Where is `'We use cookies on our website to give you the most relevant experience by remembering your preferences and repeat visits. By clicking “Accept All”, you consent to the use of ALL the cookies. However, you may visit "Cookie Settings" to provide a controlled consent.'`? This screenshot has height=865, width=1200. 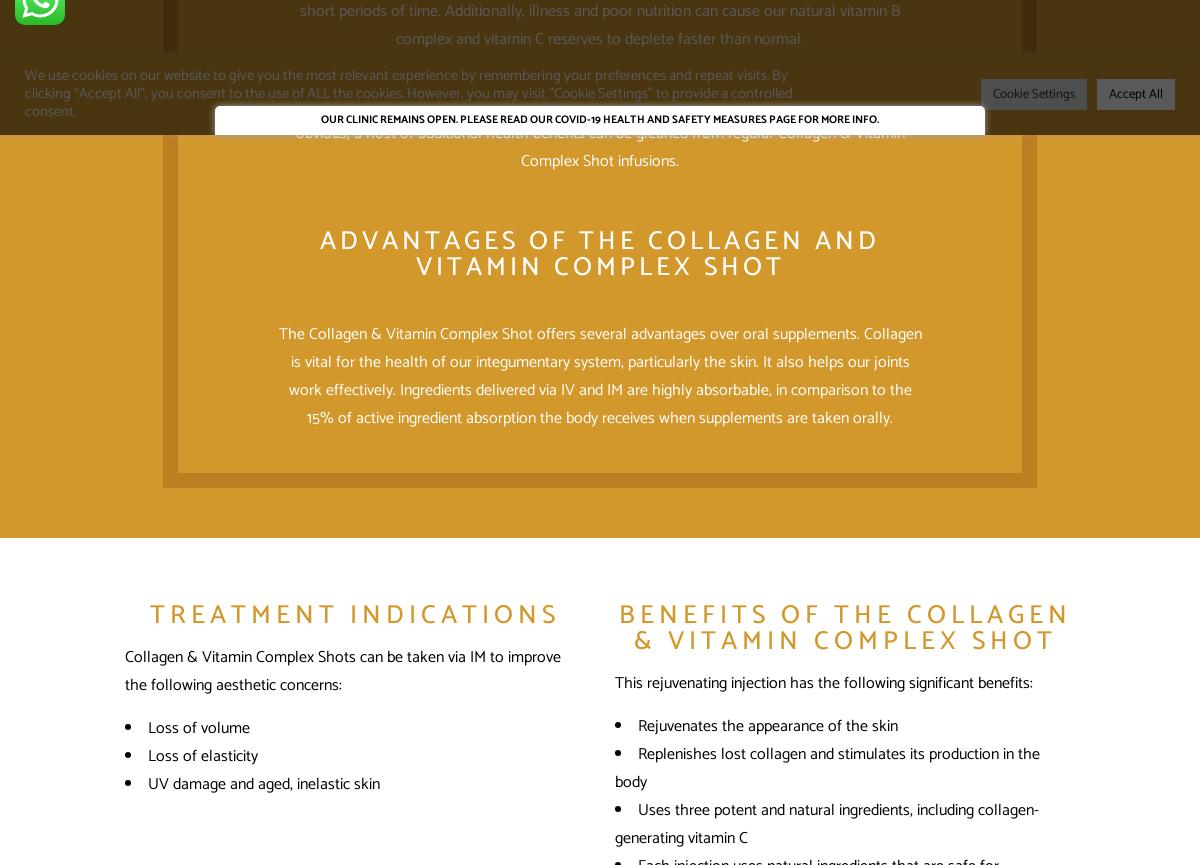 'We use cookies on our website to give you the most relevant experience by remembering your preferences and repeat visits. By clicking “Accept All”, you consent to the use of ALL the cookies. However, you may visit "Cookie Settings" to provide a controlled consent.' is located at coordinates (408, 94).